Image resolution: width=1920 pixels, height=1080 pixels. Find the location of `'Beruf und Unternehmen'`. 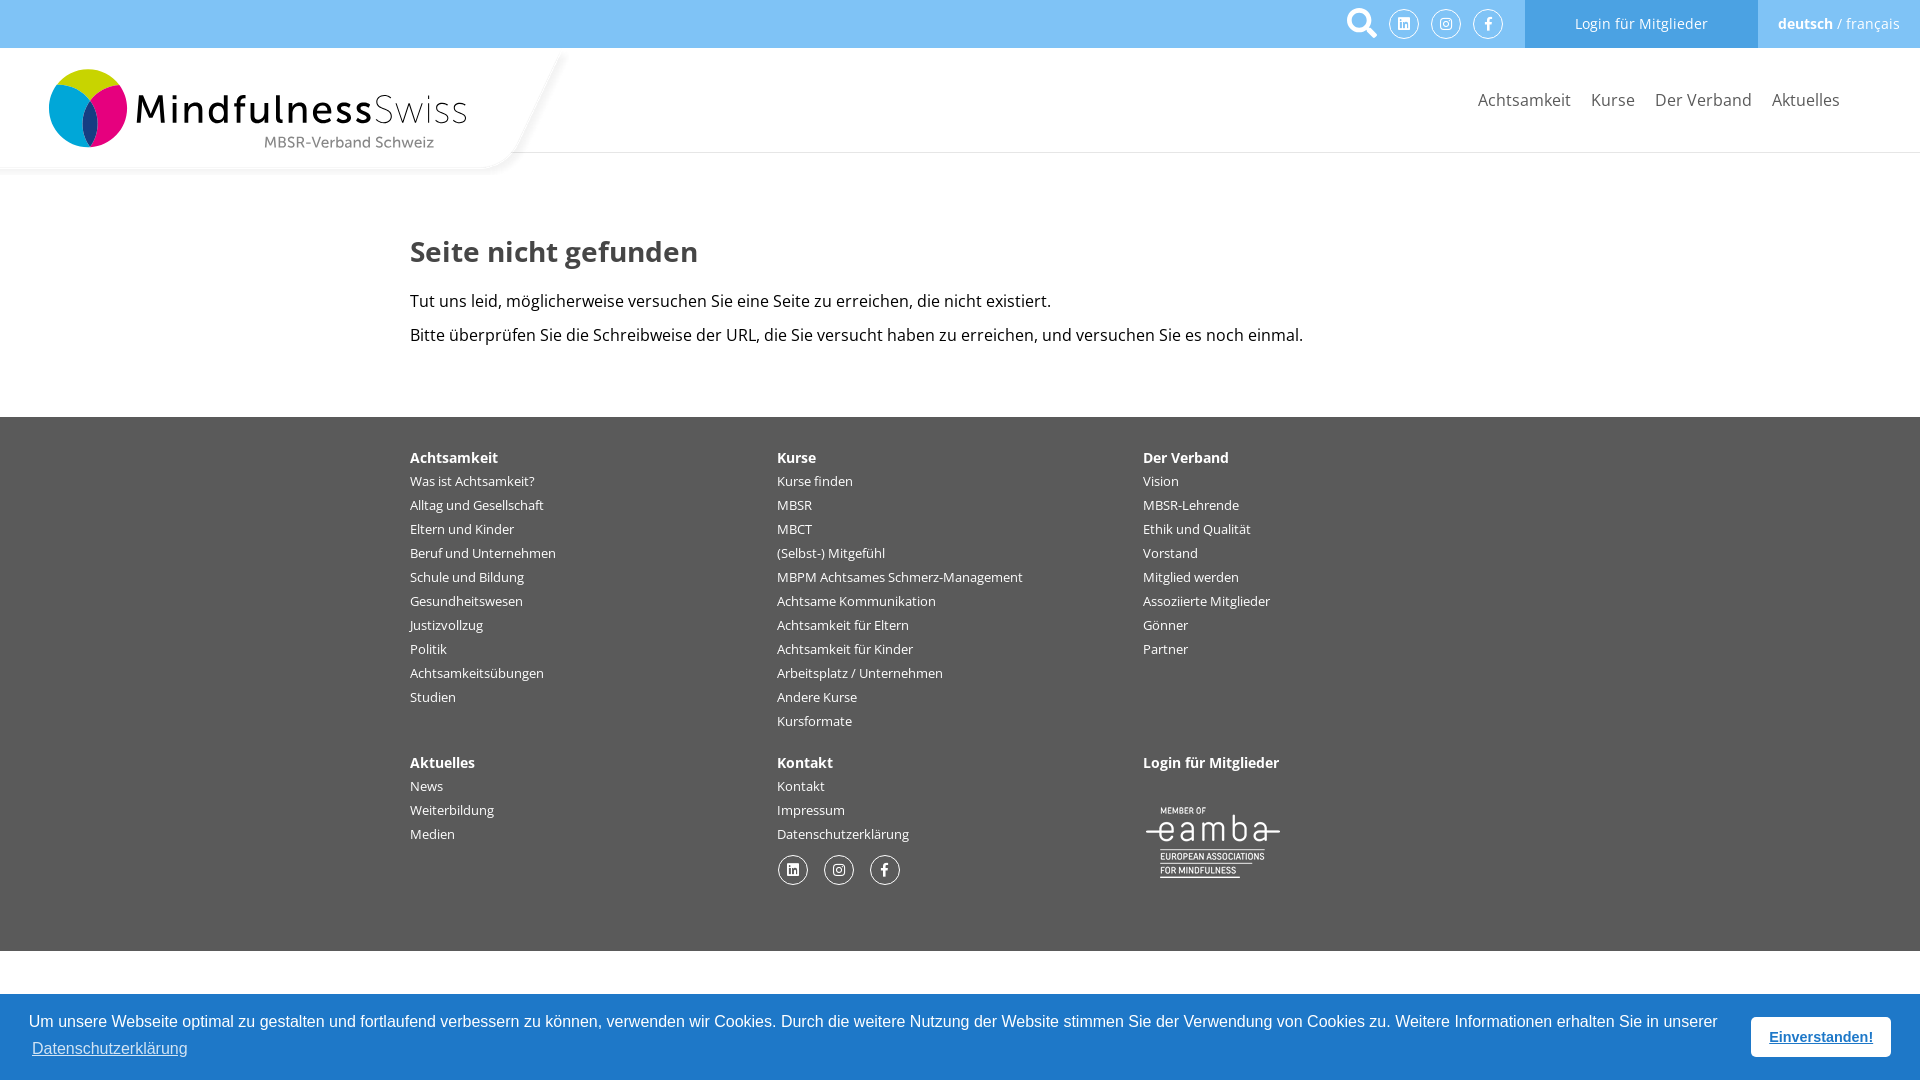

'Beruf und Unternehmen' is located at coordinates (408, 554).